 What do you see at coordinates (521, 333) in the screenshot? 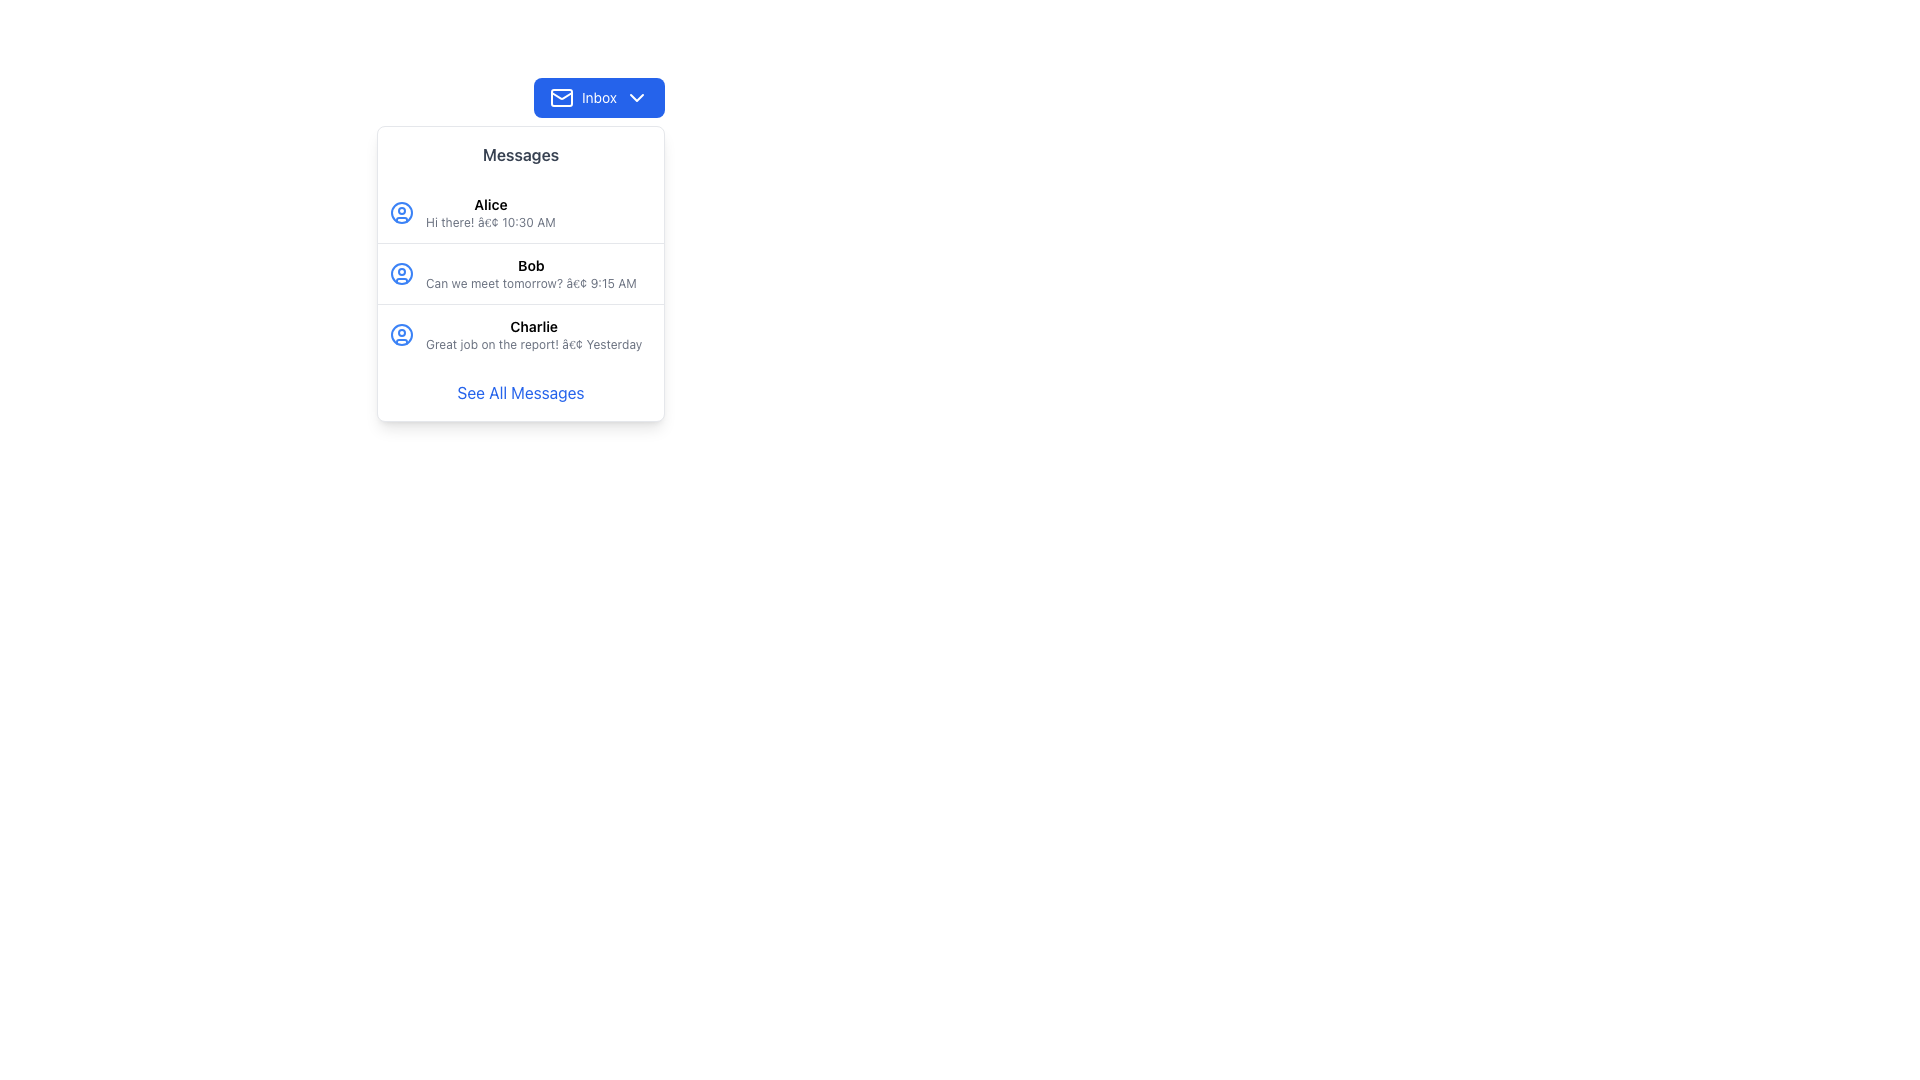
I see `the third interactive list item in the Messages panel` at bounding box center [521, 333].